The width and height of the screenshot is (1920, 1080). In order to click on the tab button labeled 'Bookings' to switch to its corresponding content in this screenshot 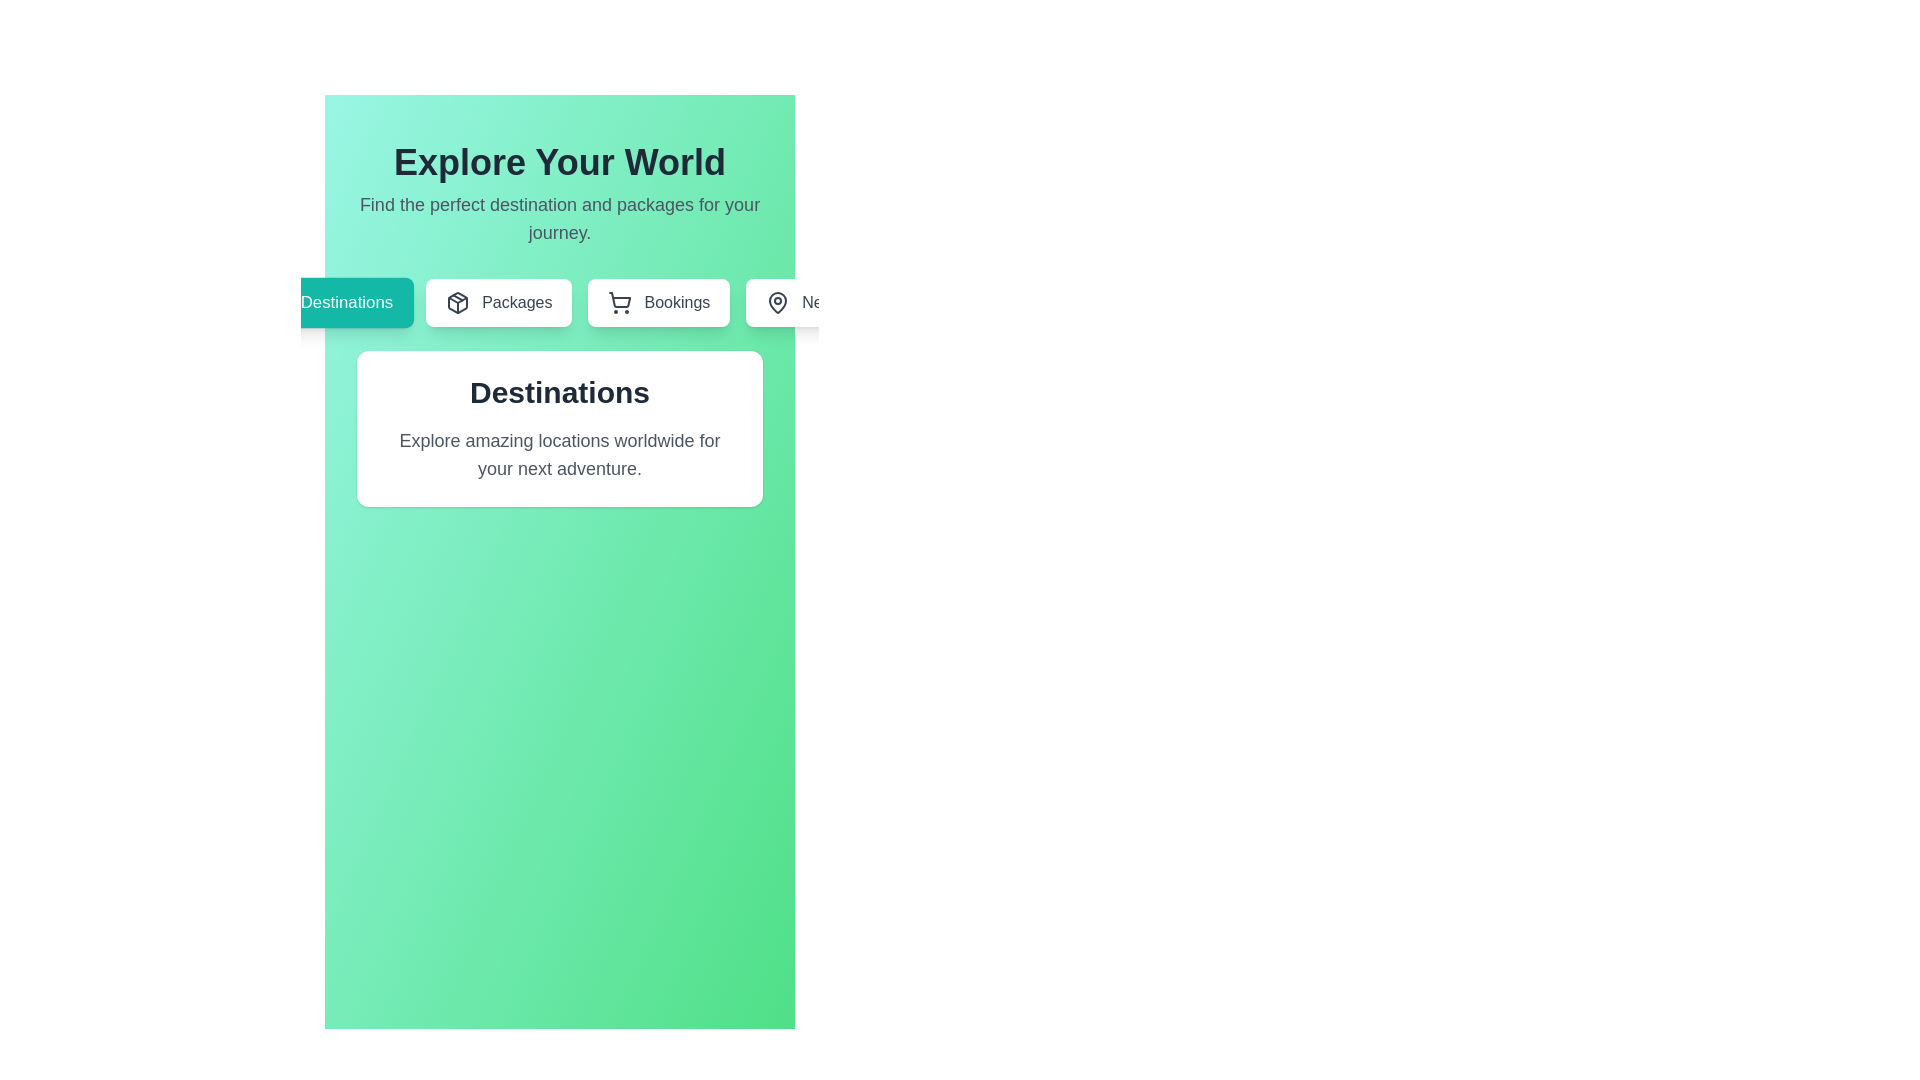, I will do `click(659, 303)`.